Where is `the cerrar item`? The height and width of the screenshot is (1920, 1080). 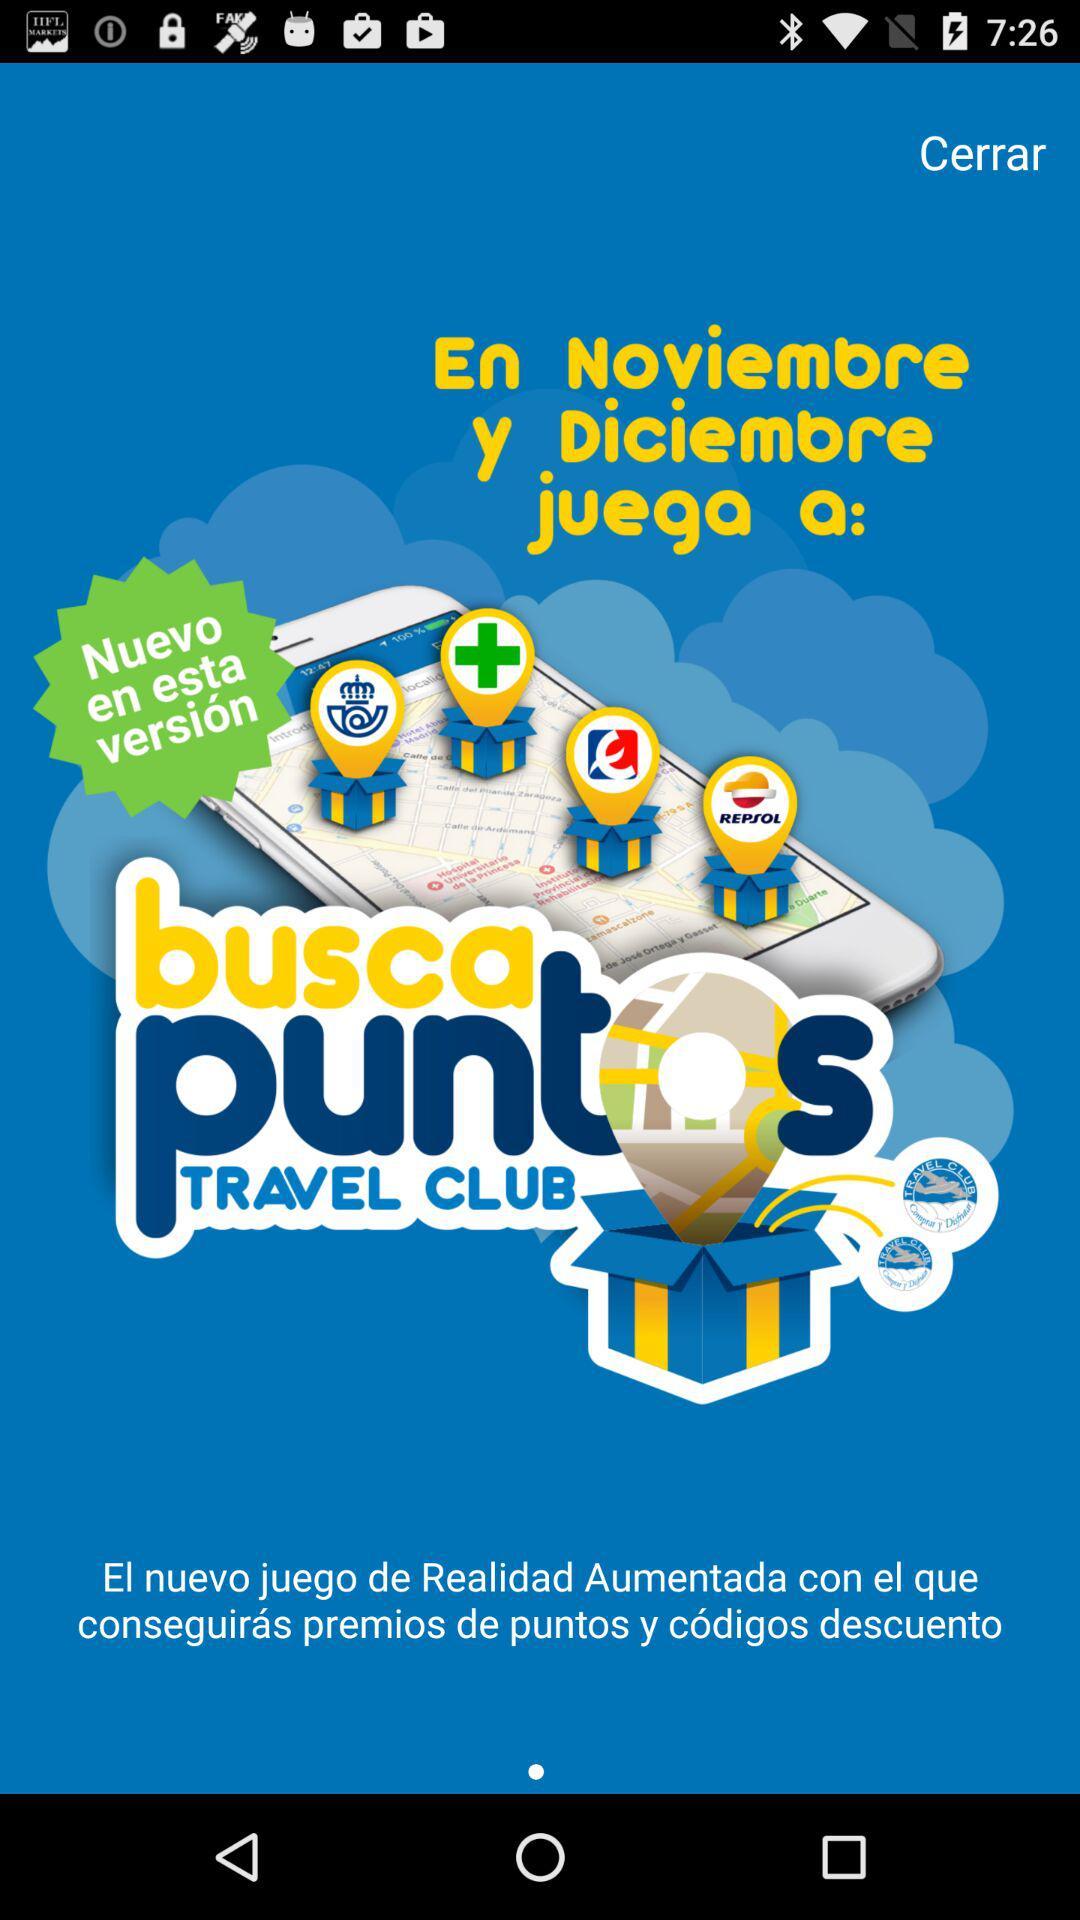 the cerrar item is located at coordinates (981, 151).